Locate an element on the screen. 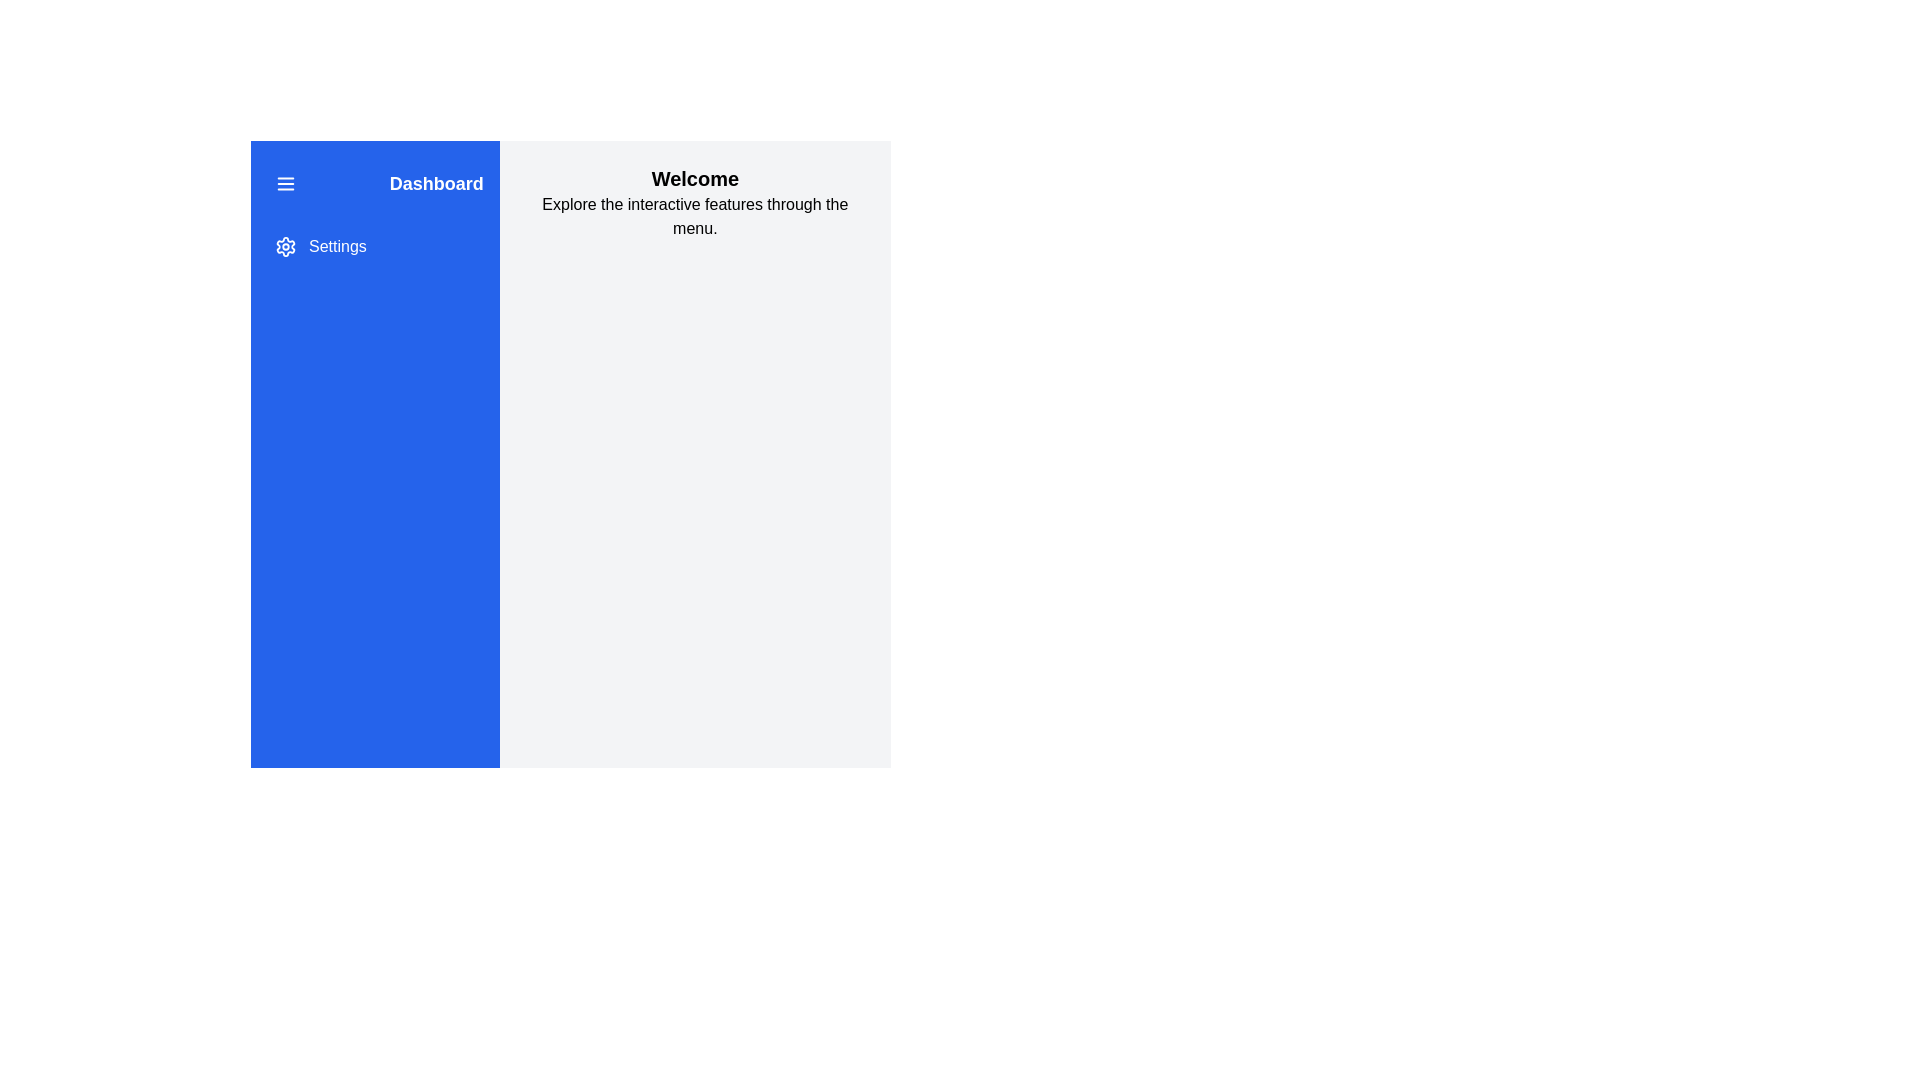 The width and height of the screenshot is (1920, 1080). the text label for the settings menu item located in the vertical sidebar on the leftmost side of the interface is located at coordinates (337, 245).